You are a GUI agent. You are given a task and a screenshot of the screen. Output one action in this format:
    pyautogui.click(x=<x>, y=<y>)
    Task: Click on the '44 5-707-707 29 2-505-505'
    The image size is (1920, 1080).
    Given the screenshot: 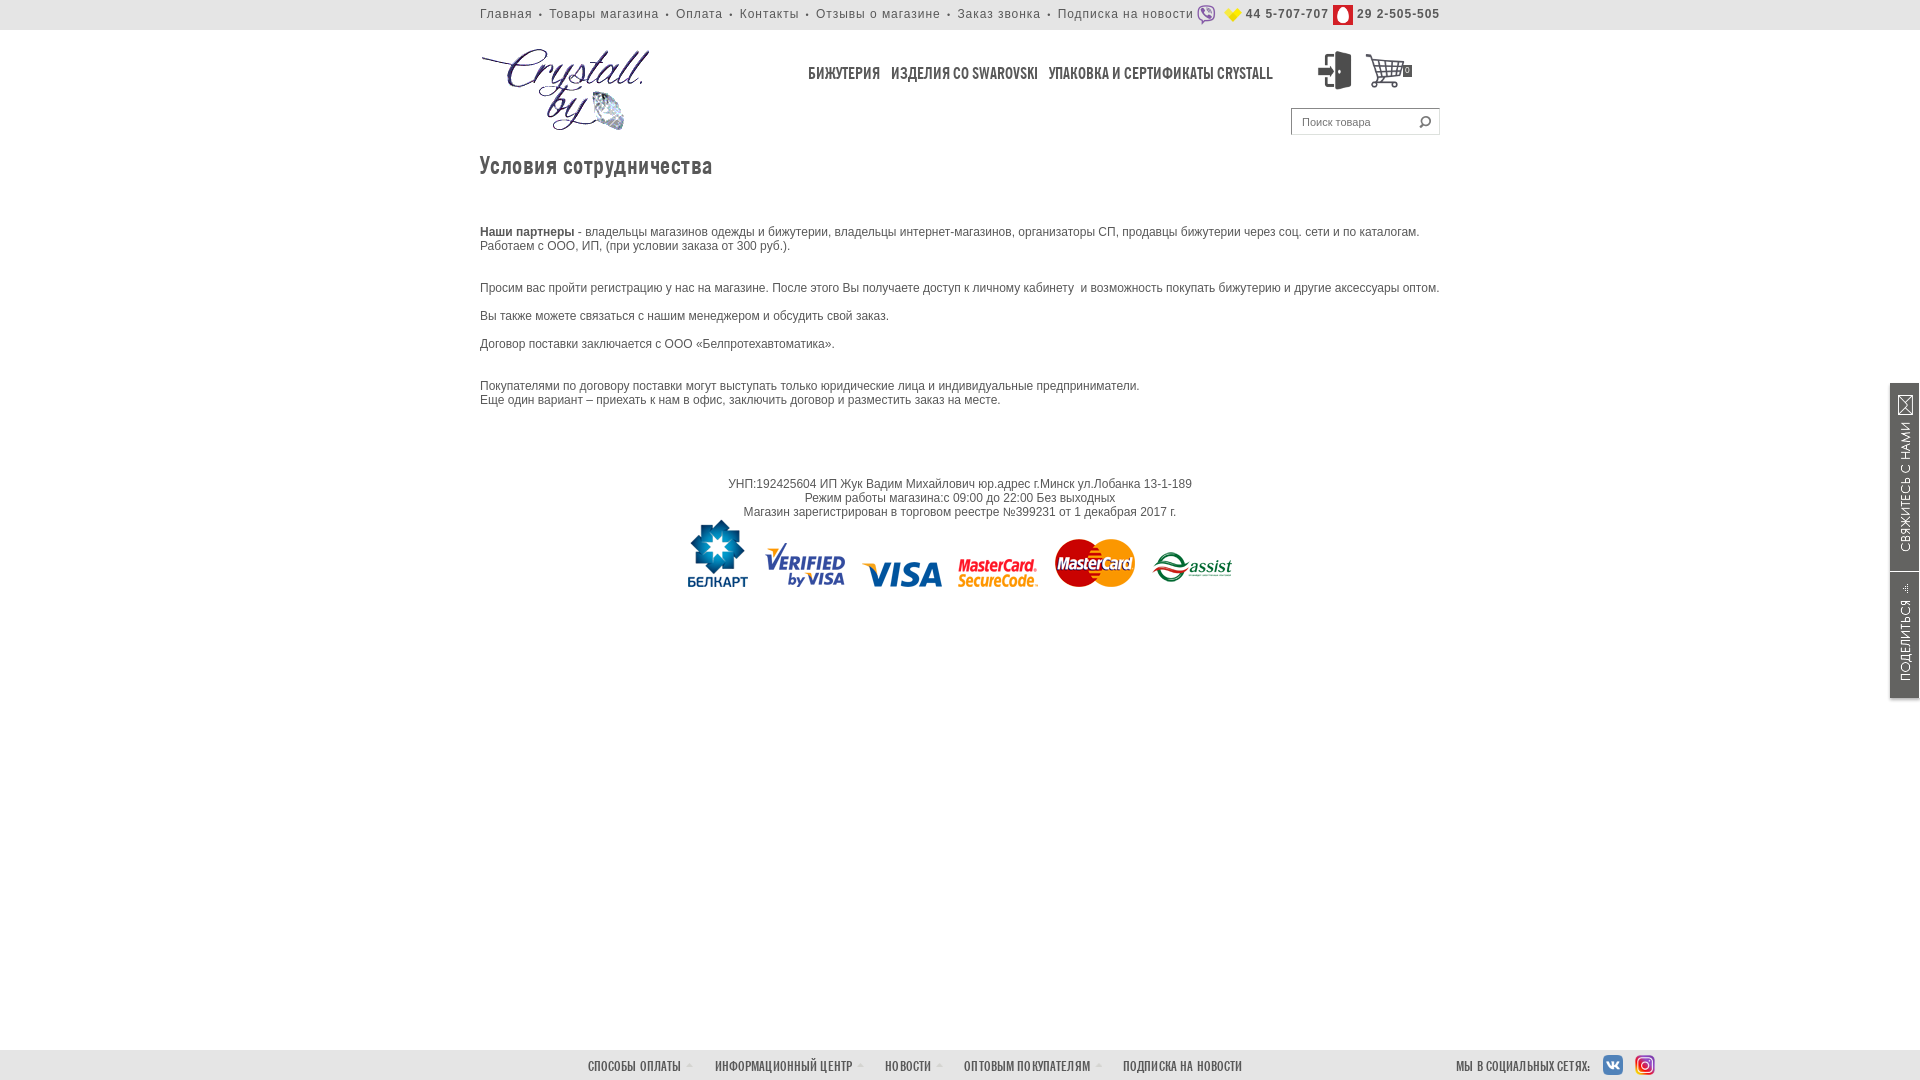 What is the action you would take?
    pyautogui.click(x=1318, y=14)
    